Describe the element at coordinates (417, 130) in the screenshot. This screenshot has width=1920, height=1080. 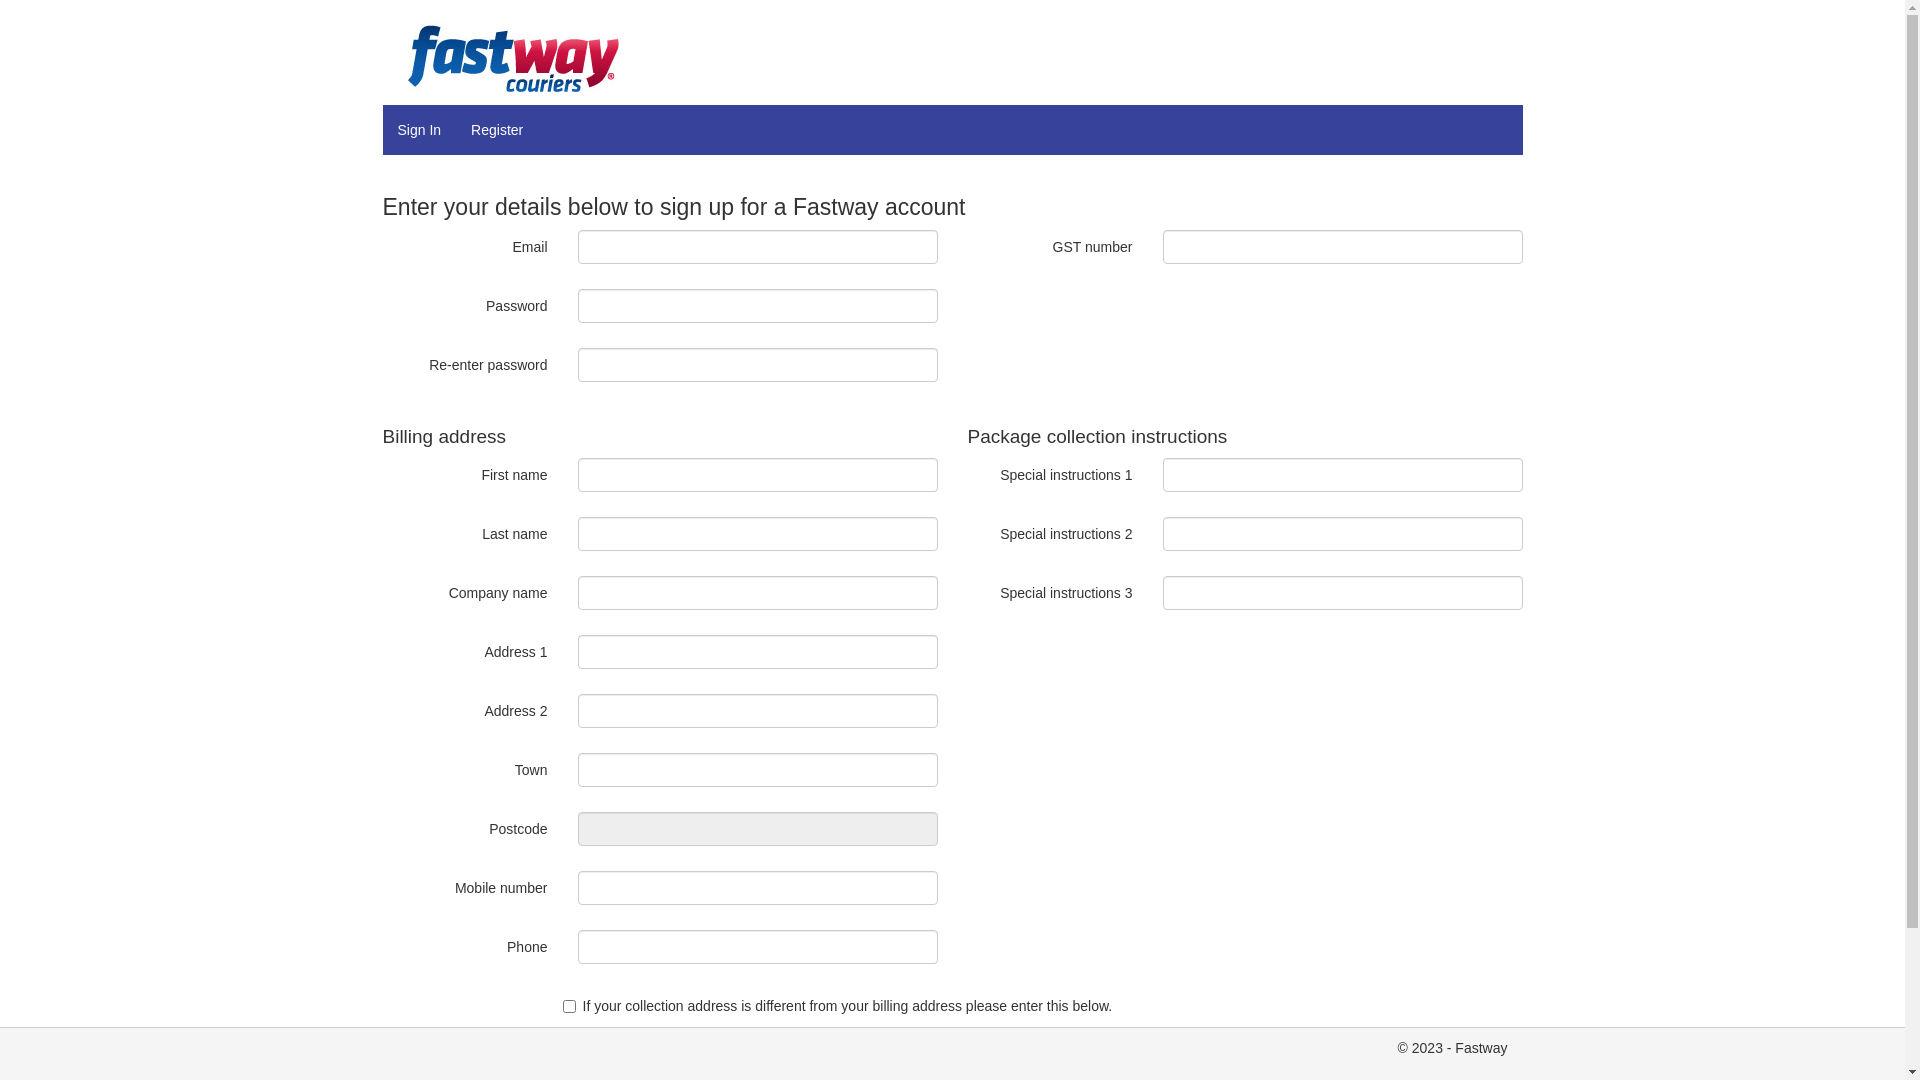
I see `'Sign In'` at that location.